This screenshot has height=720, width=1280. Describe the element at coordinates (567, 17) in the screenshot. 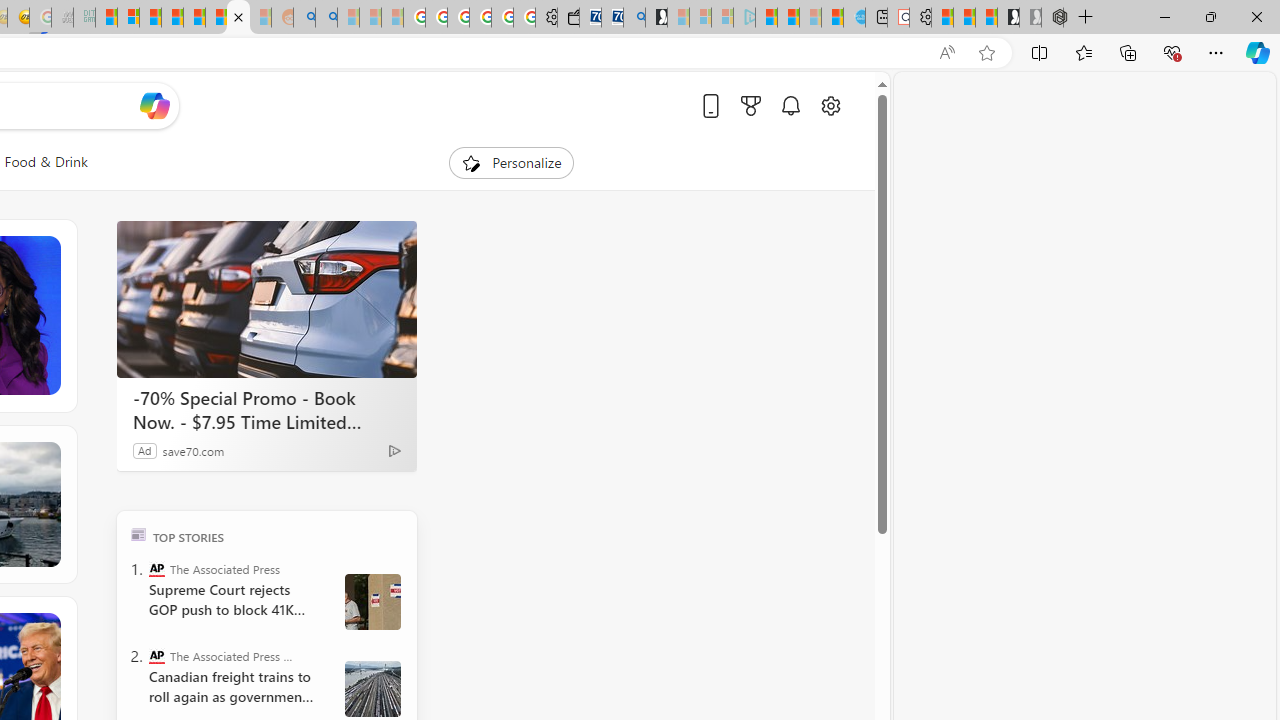

I see `'Wallet'` at that location.